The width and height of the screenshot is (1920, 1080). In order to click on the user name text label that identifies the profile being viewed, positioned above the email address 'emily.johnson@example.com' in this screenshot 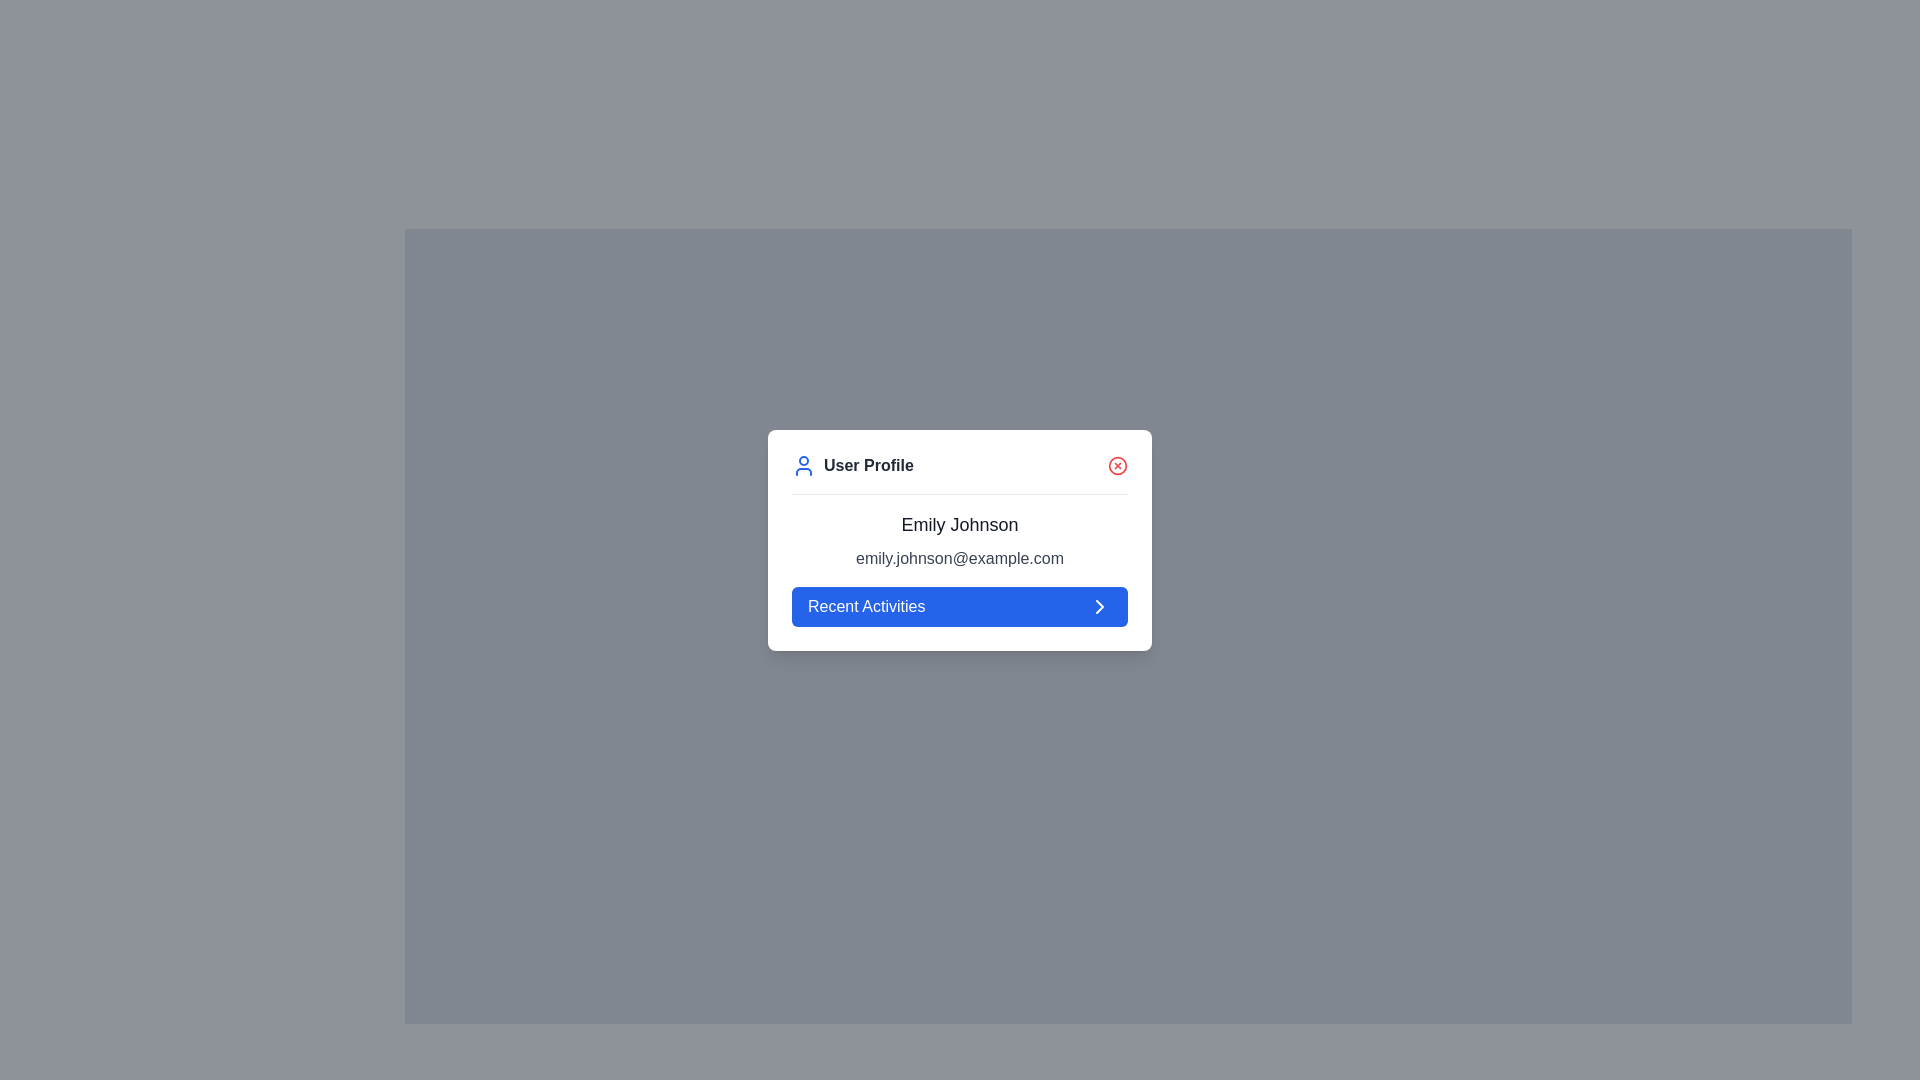, I will do `click(960, 523)`.